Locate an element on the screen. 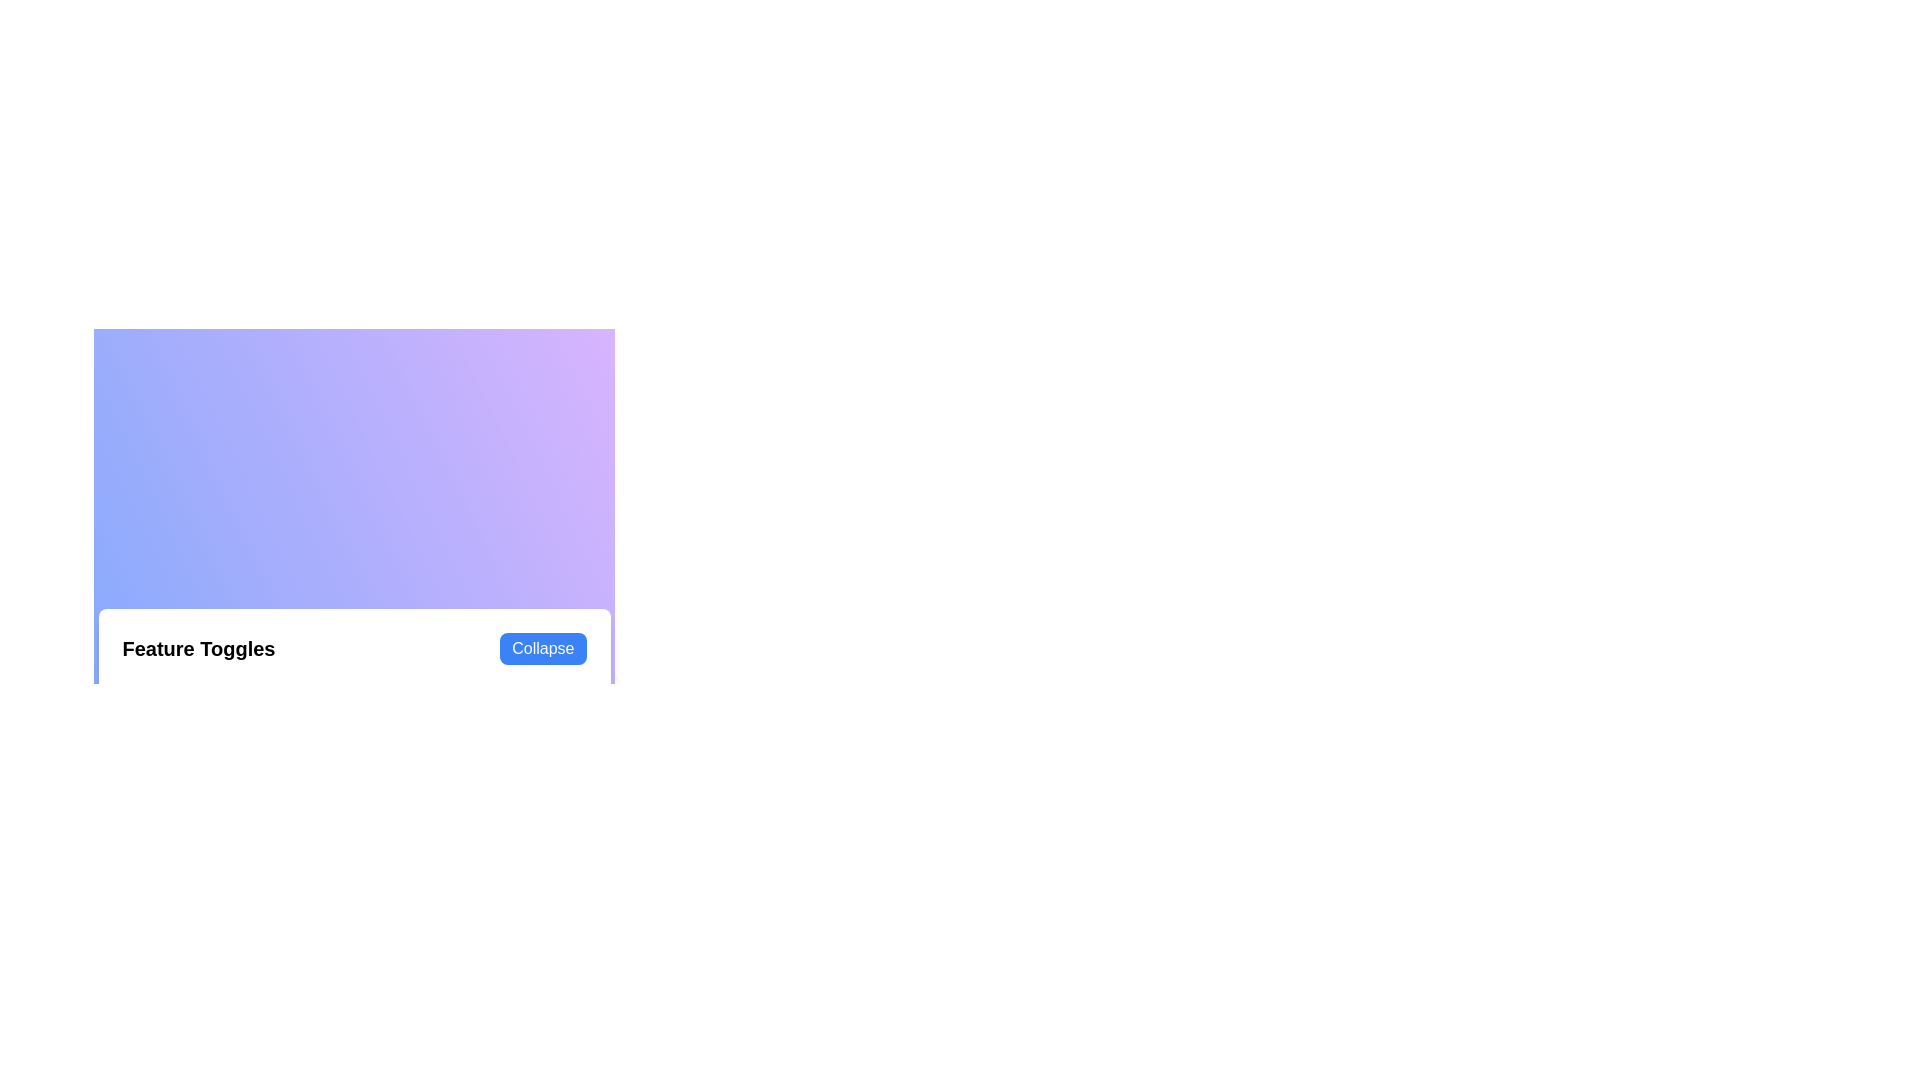  the 'Collapse' button in the header section of the menu is located at coordinates (542, 648).